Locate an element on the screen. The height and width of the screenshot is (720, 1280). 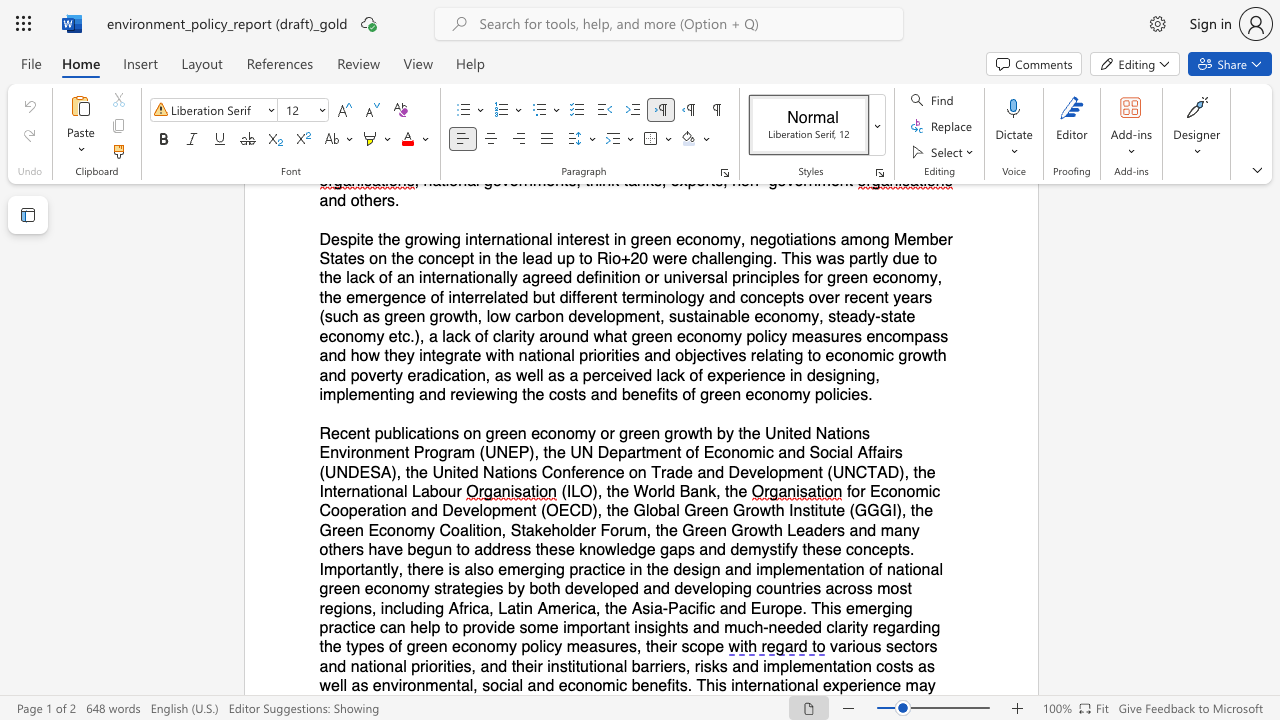
the subset text "on costs" within the text "and implementation costs as well as environmental," is located at coordinates (854, 666).